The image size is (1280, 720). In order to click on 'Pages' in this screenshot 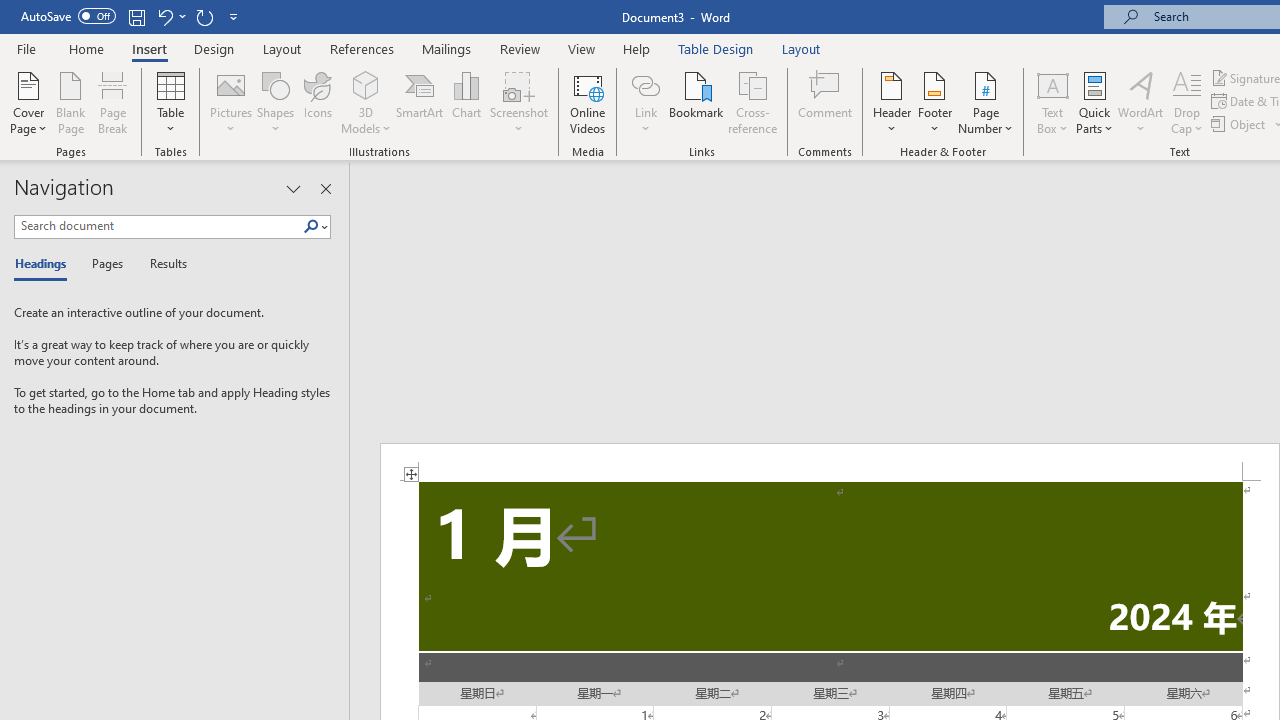, I will do `click(104, 264)`.